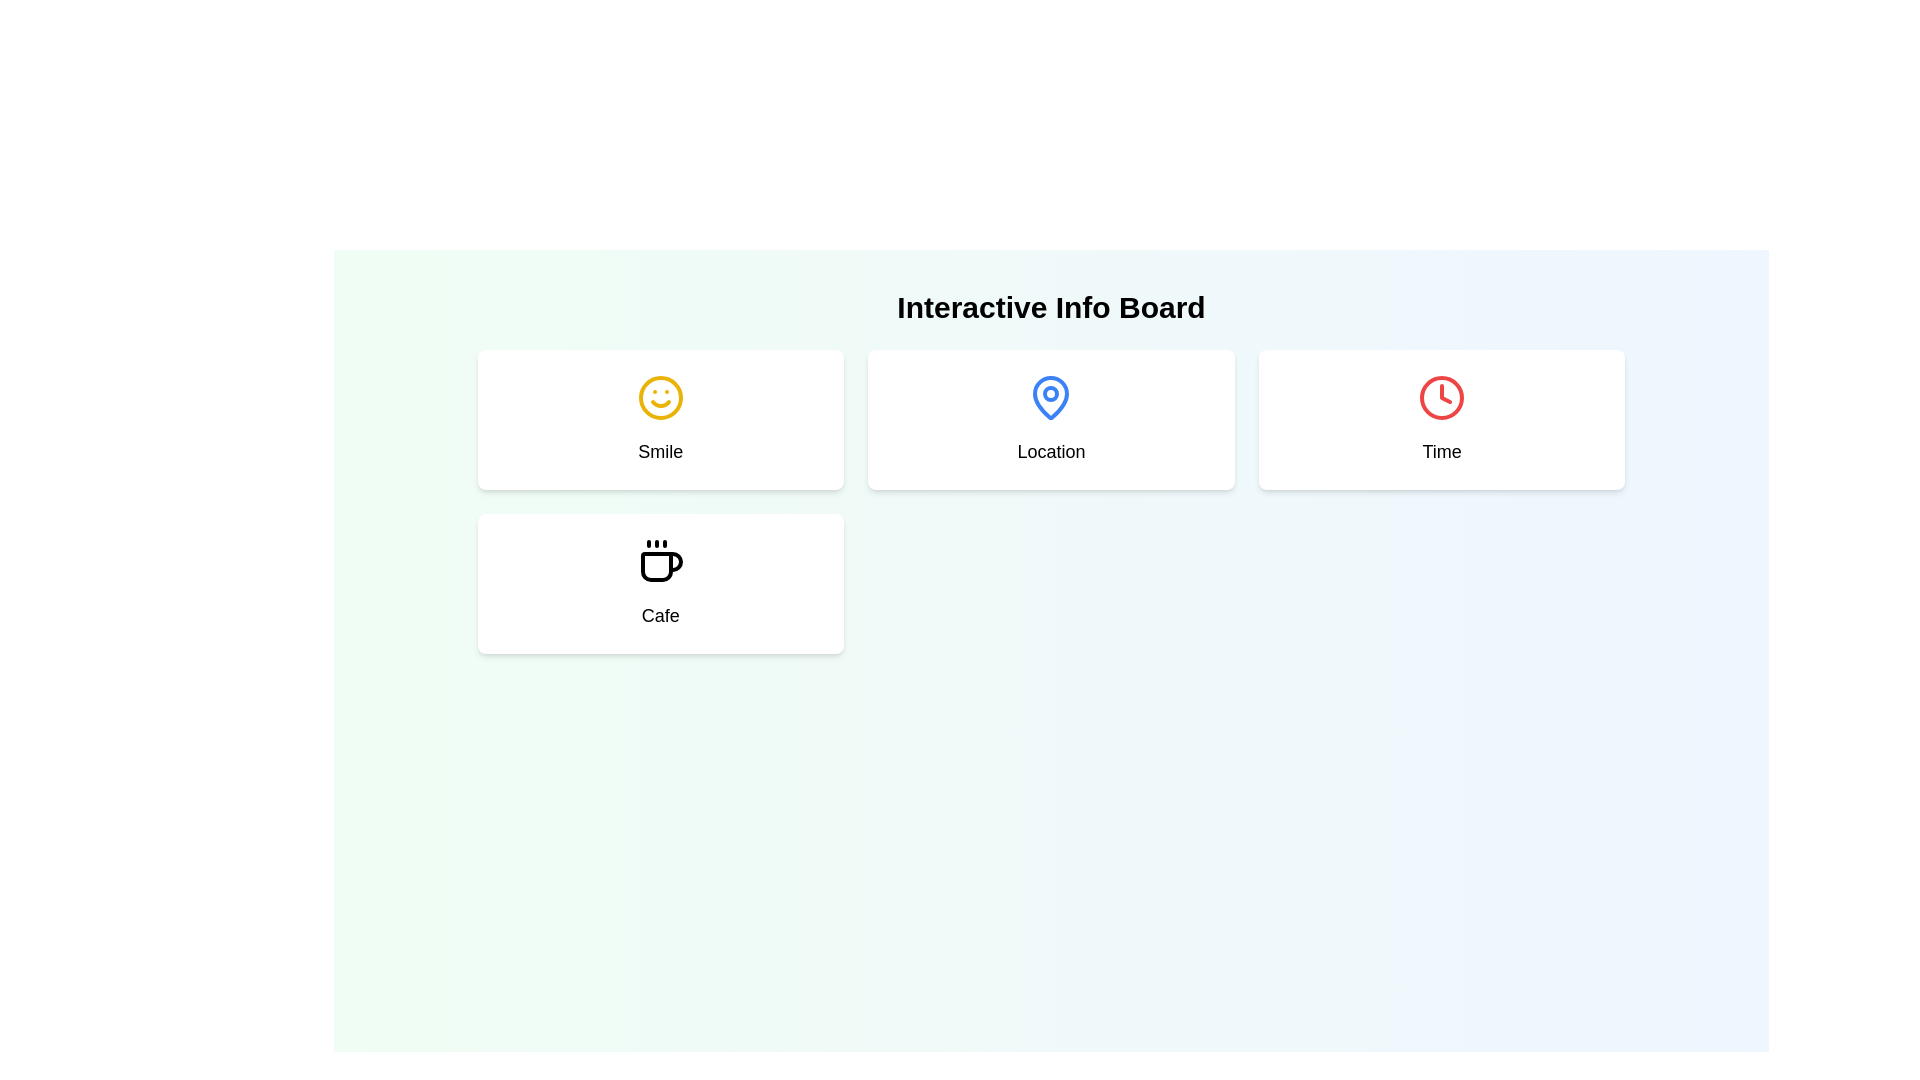 This screenshot has height=1080, width=1920. Describe the element at coordinates (660, 451) in the screenshot. I see `the static text label indicating the 'Smile' theme, which is positioned beneath a yellow smiley face icon in the top-left portion of the interface` at that location.